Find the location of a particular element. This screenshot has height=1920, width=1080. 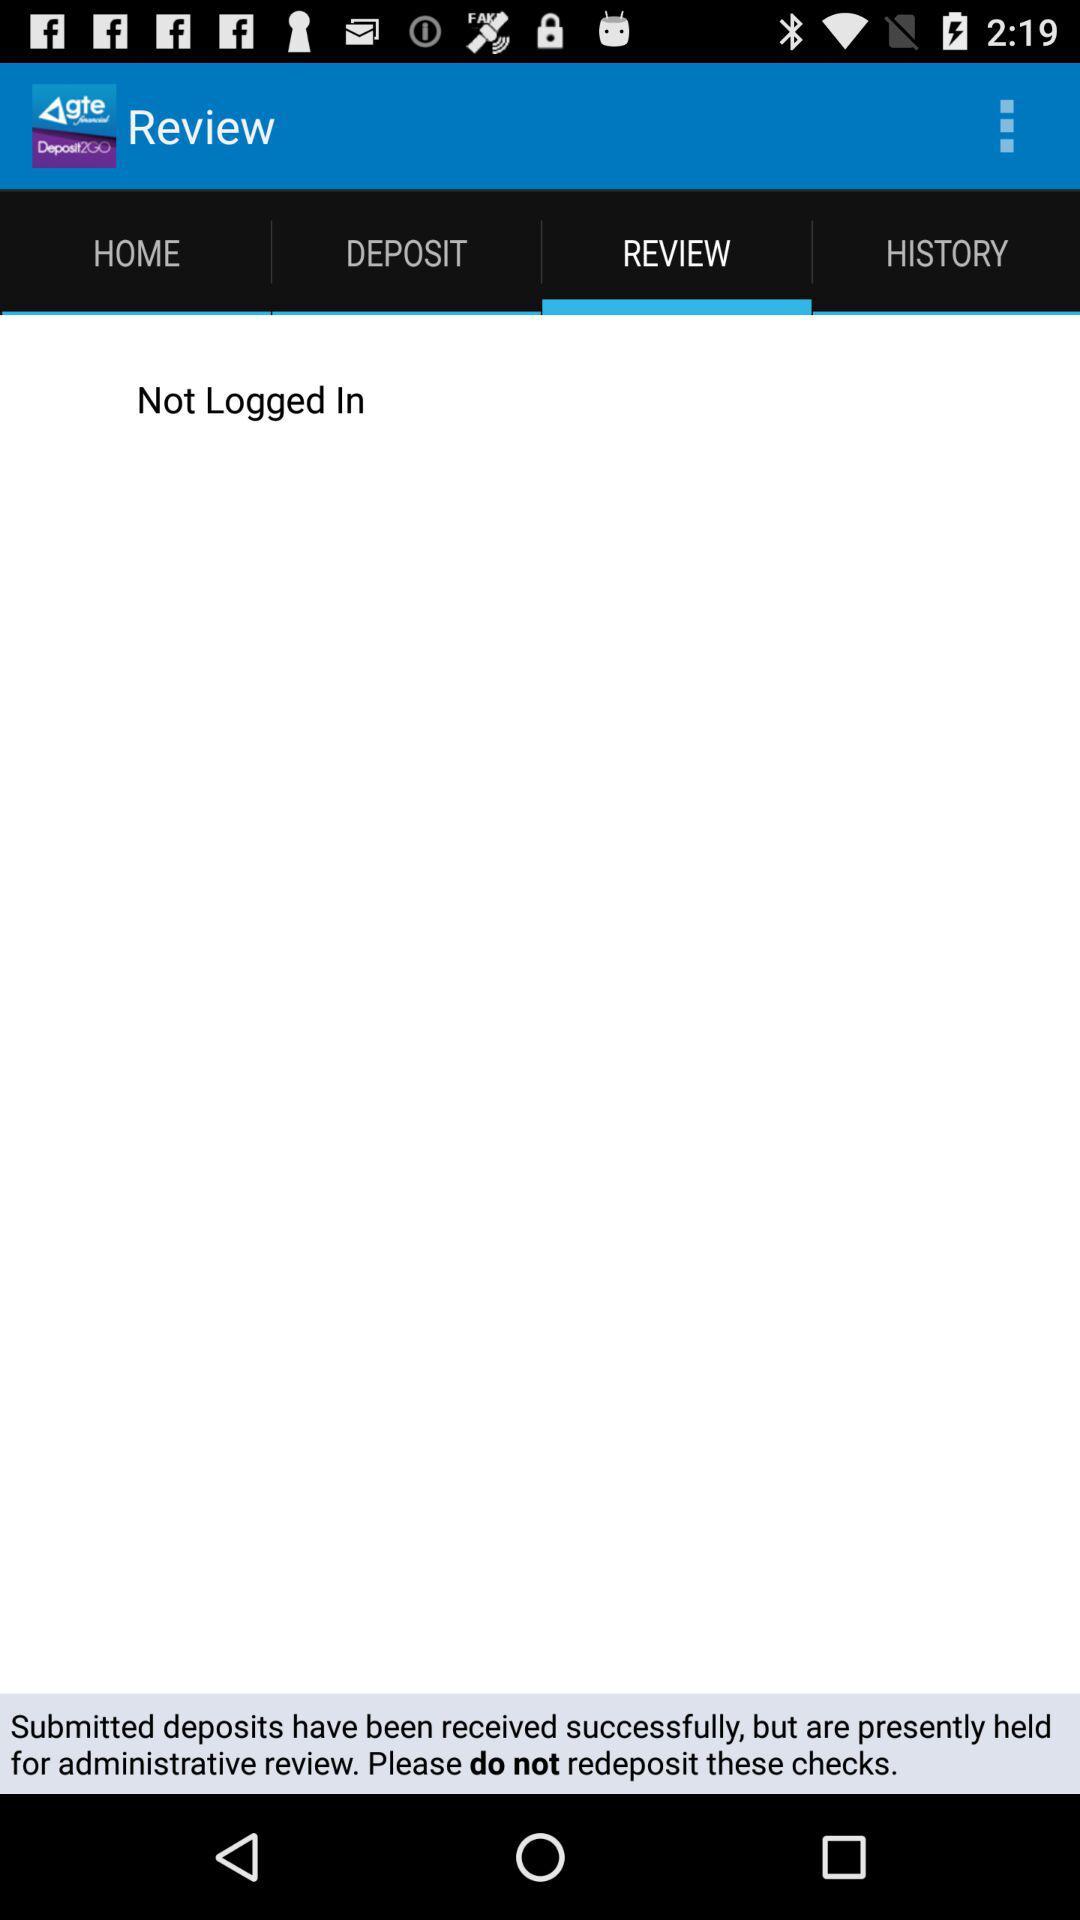

app next to the review app is located at coordinates (1006, 124).